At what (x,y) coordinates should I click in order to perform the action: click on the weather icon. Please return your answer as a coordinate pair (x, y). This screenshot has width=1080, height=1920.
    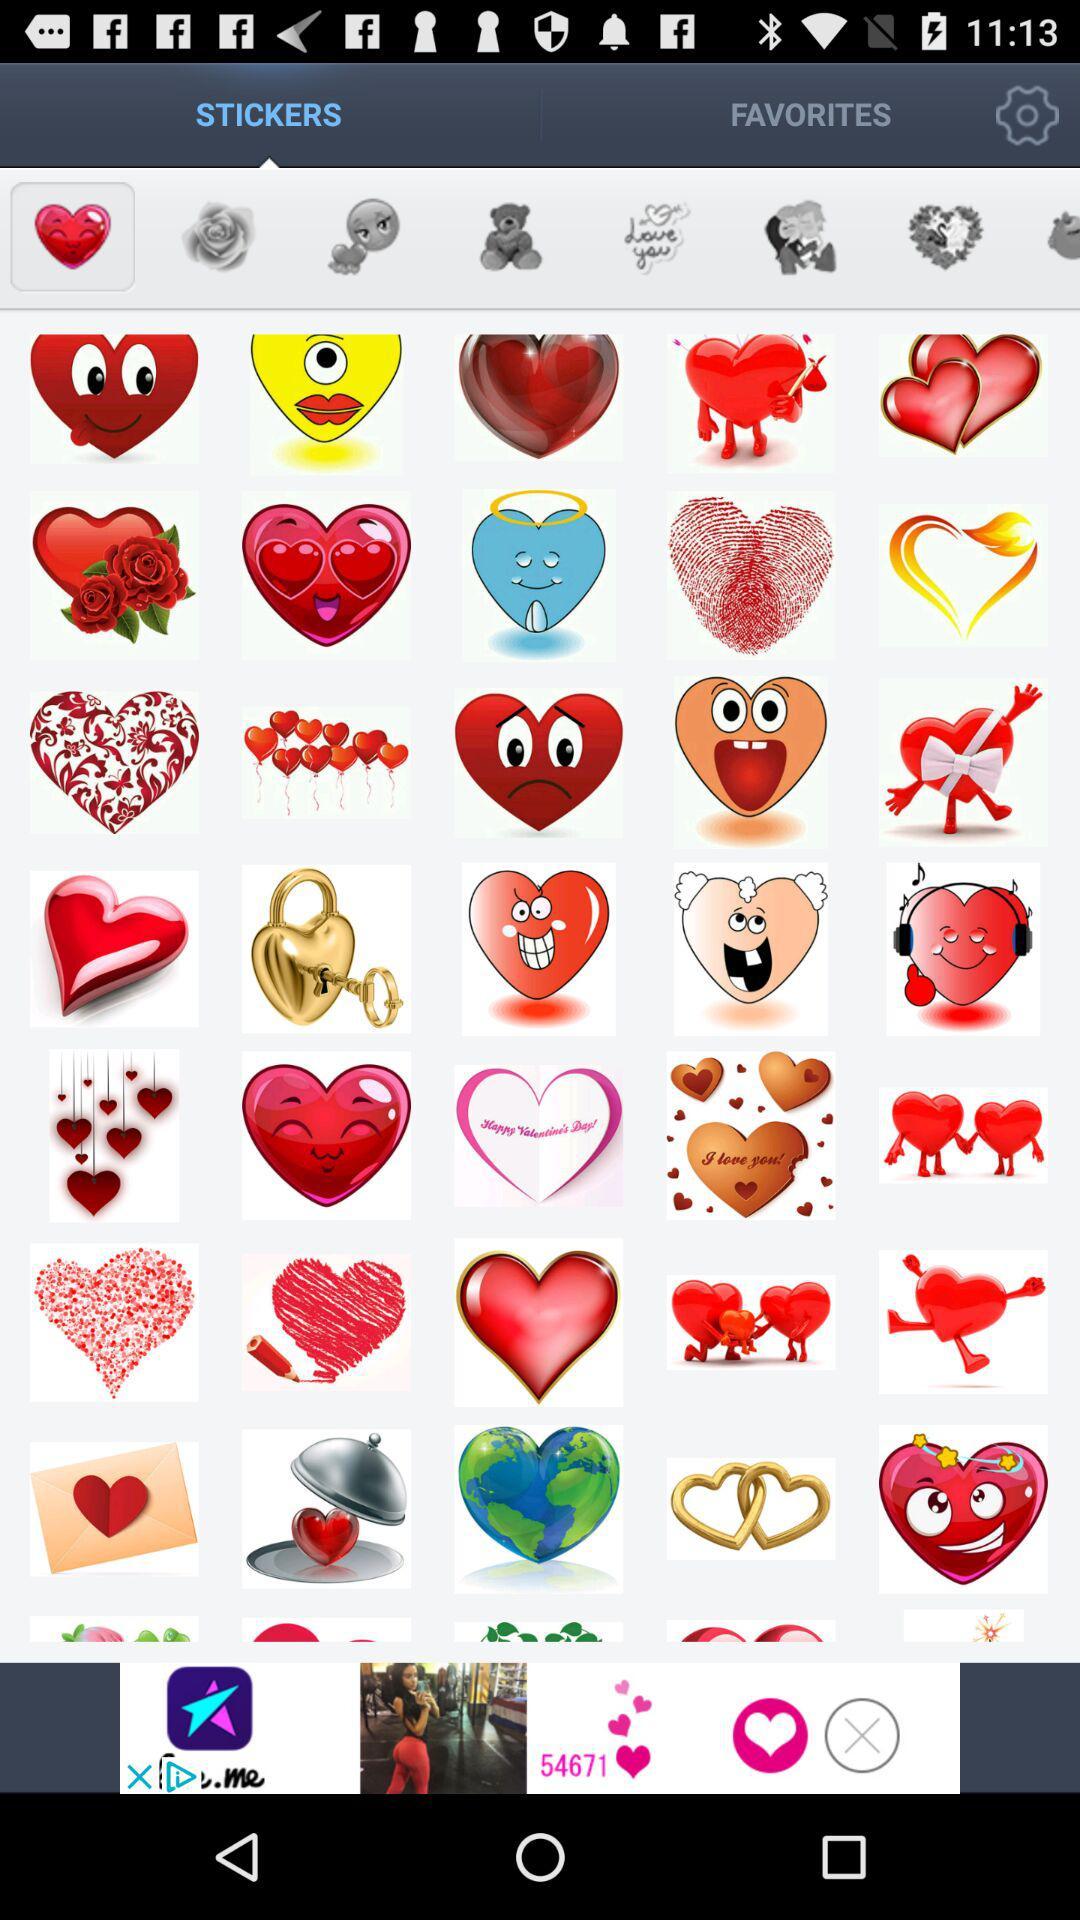
    Looking at the image, I should click on (654, 253).